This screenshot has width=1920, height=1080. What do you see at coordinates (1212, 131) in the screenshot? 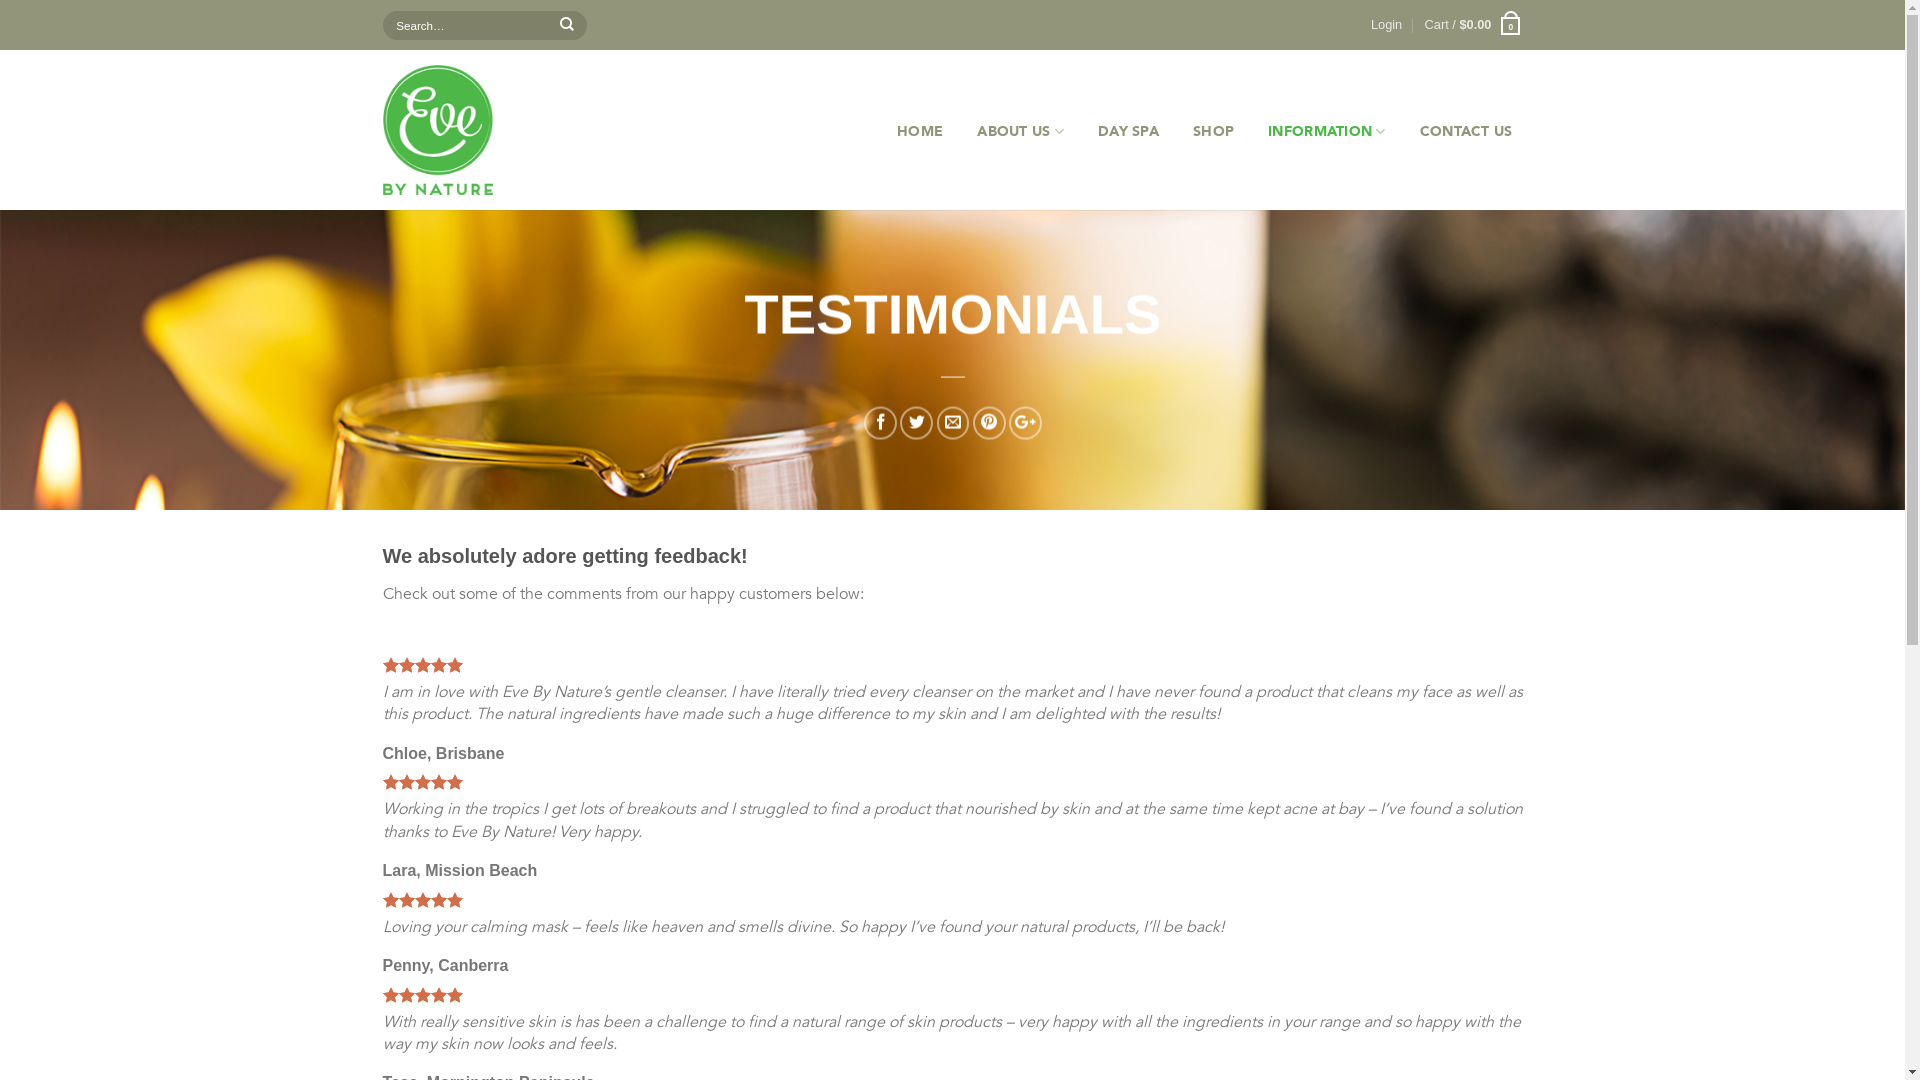
I see `'SHOP'` at bounding box center [1212, 131].